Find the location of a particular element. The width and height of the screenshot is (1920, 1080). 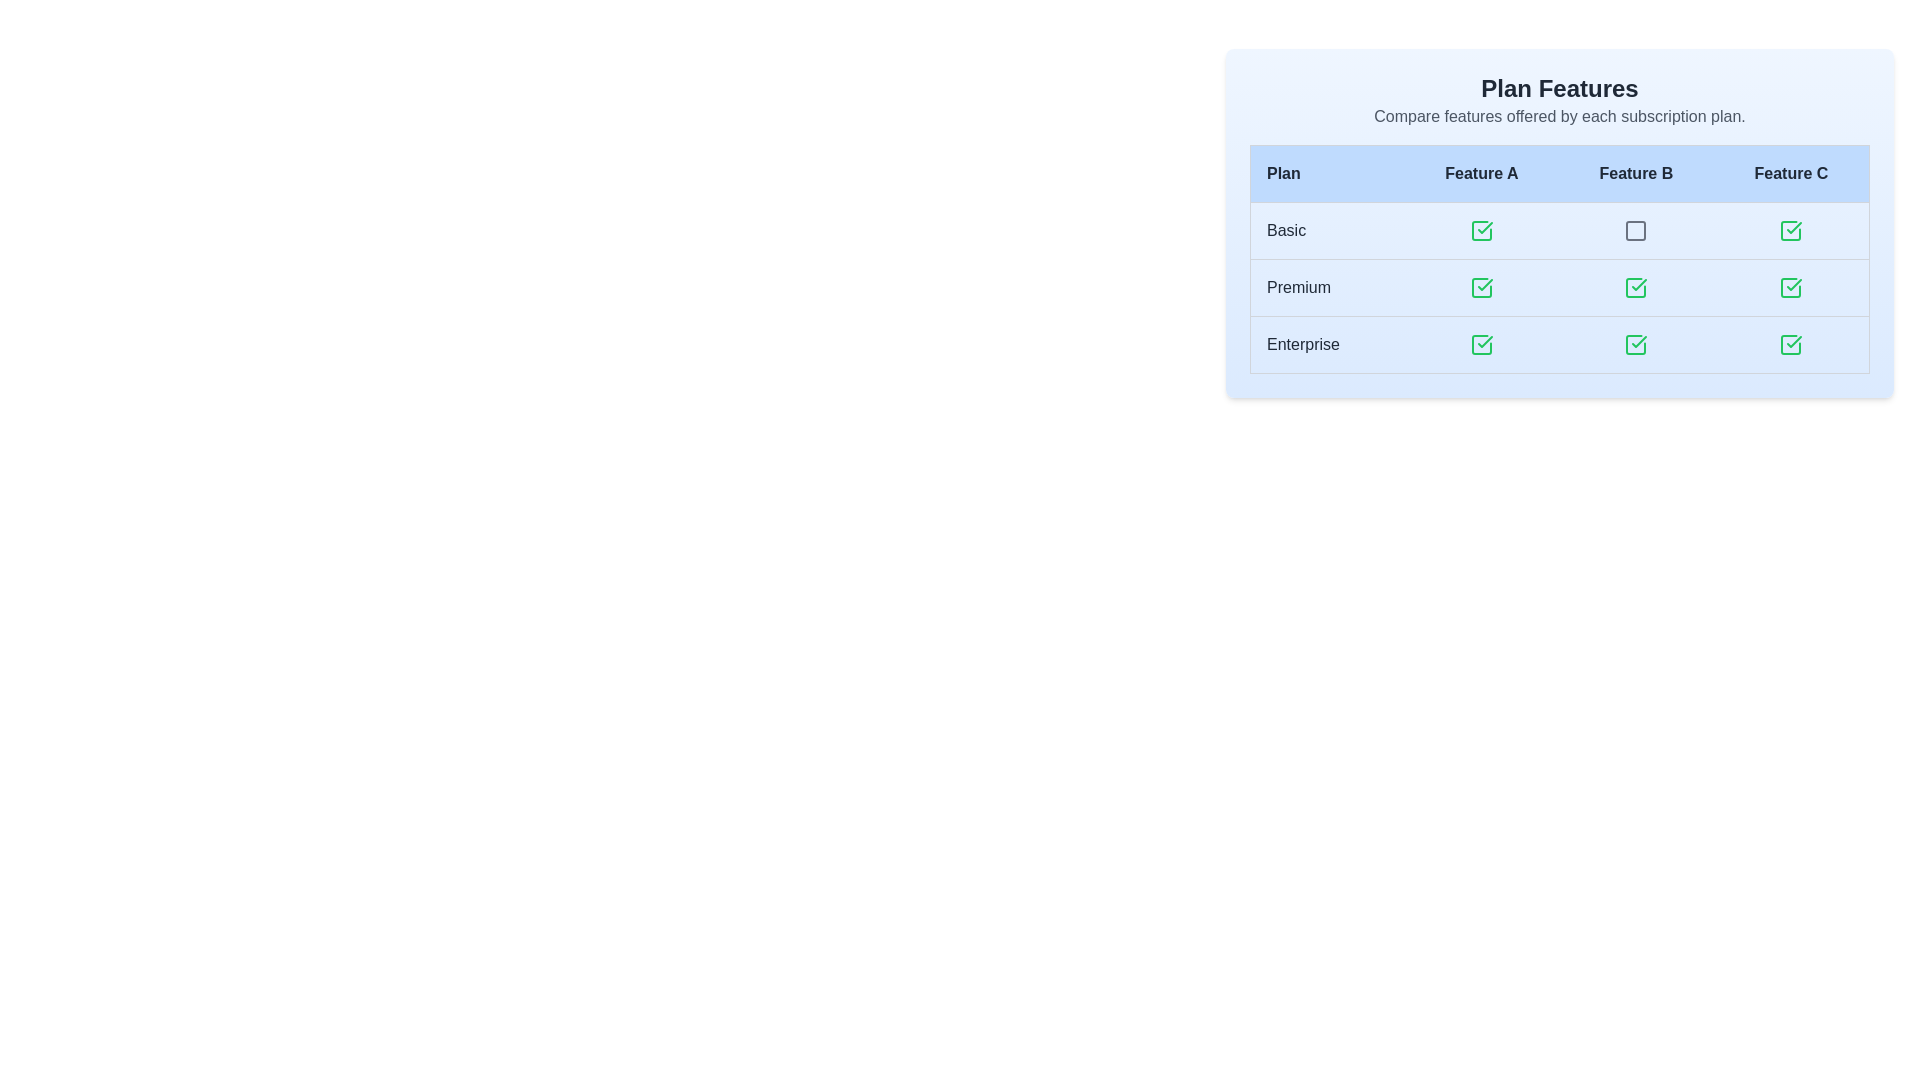

the green checkmark icon in the 'Feature C' column for the 'Premium' row in the feature comparison table is located at coordinates (1791, 288).